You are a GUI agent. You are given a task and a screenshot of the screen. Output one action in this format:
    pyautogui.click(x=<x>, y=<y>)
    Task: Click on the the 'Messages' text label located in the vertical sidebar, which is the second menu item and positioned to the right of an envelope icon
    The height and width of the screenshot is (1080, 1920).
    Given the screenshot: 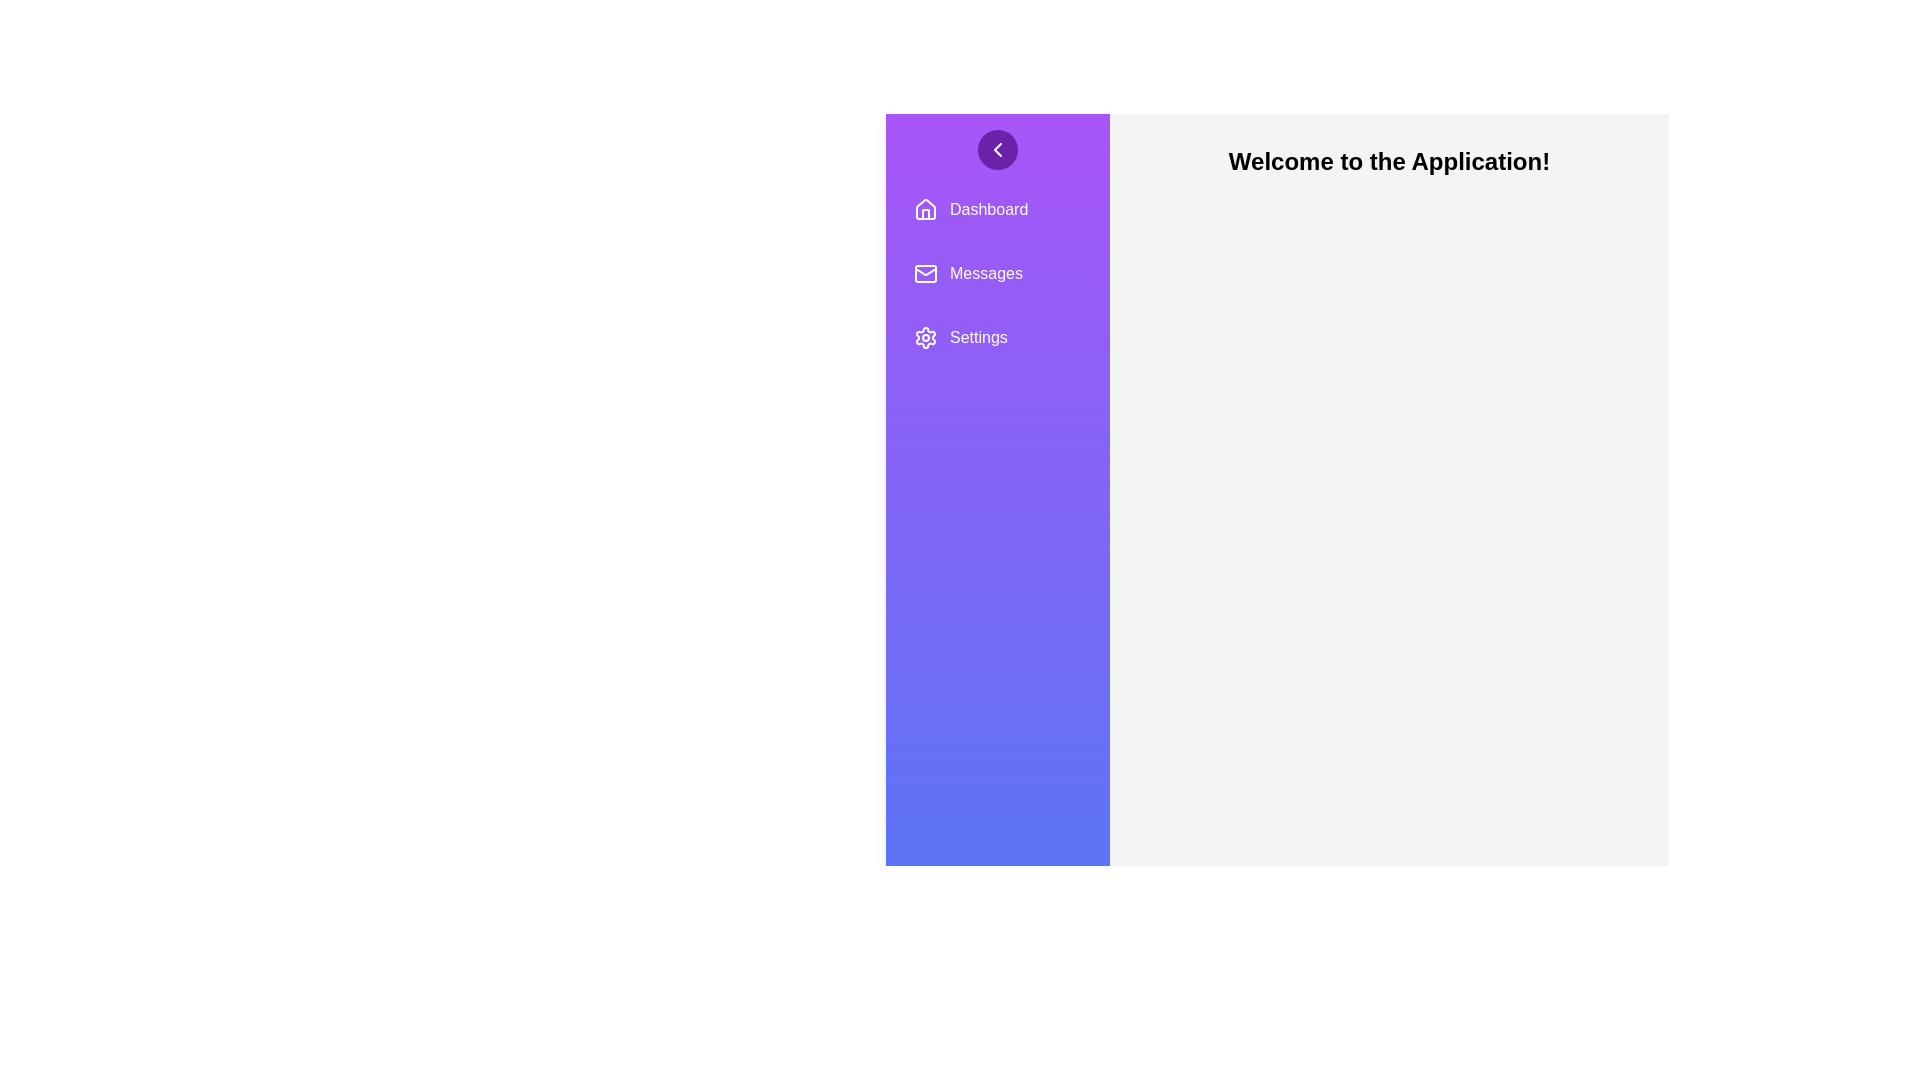 What is the action you would take?
    pyautogui.click(x=986, y=273)
    